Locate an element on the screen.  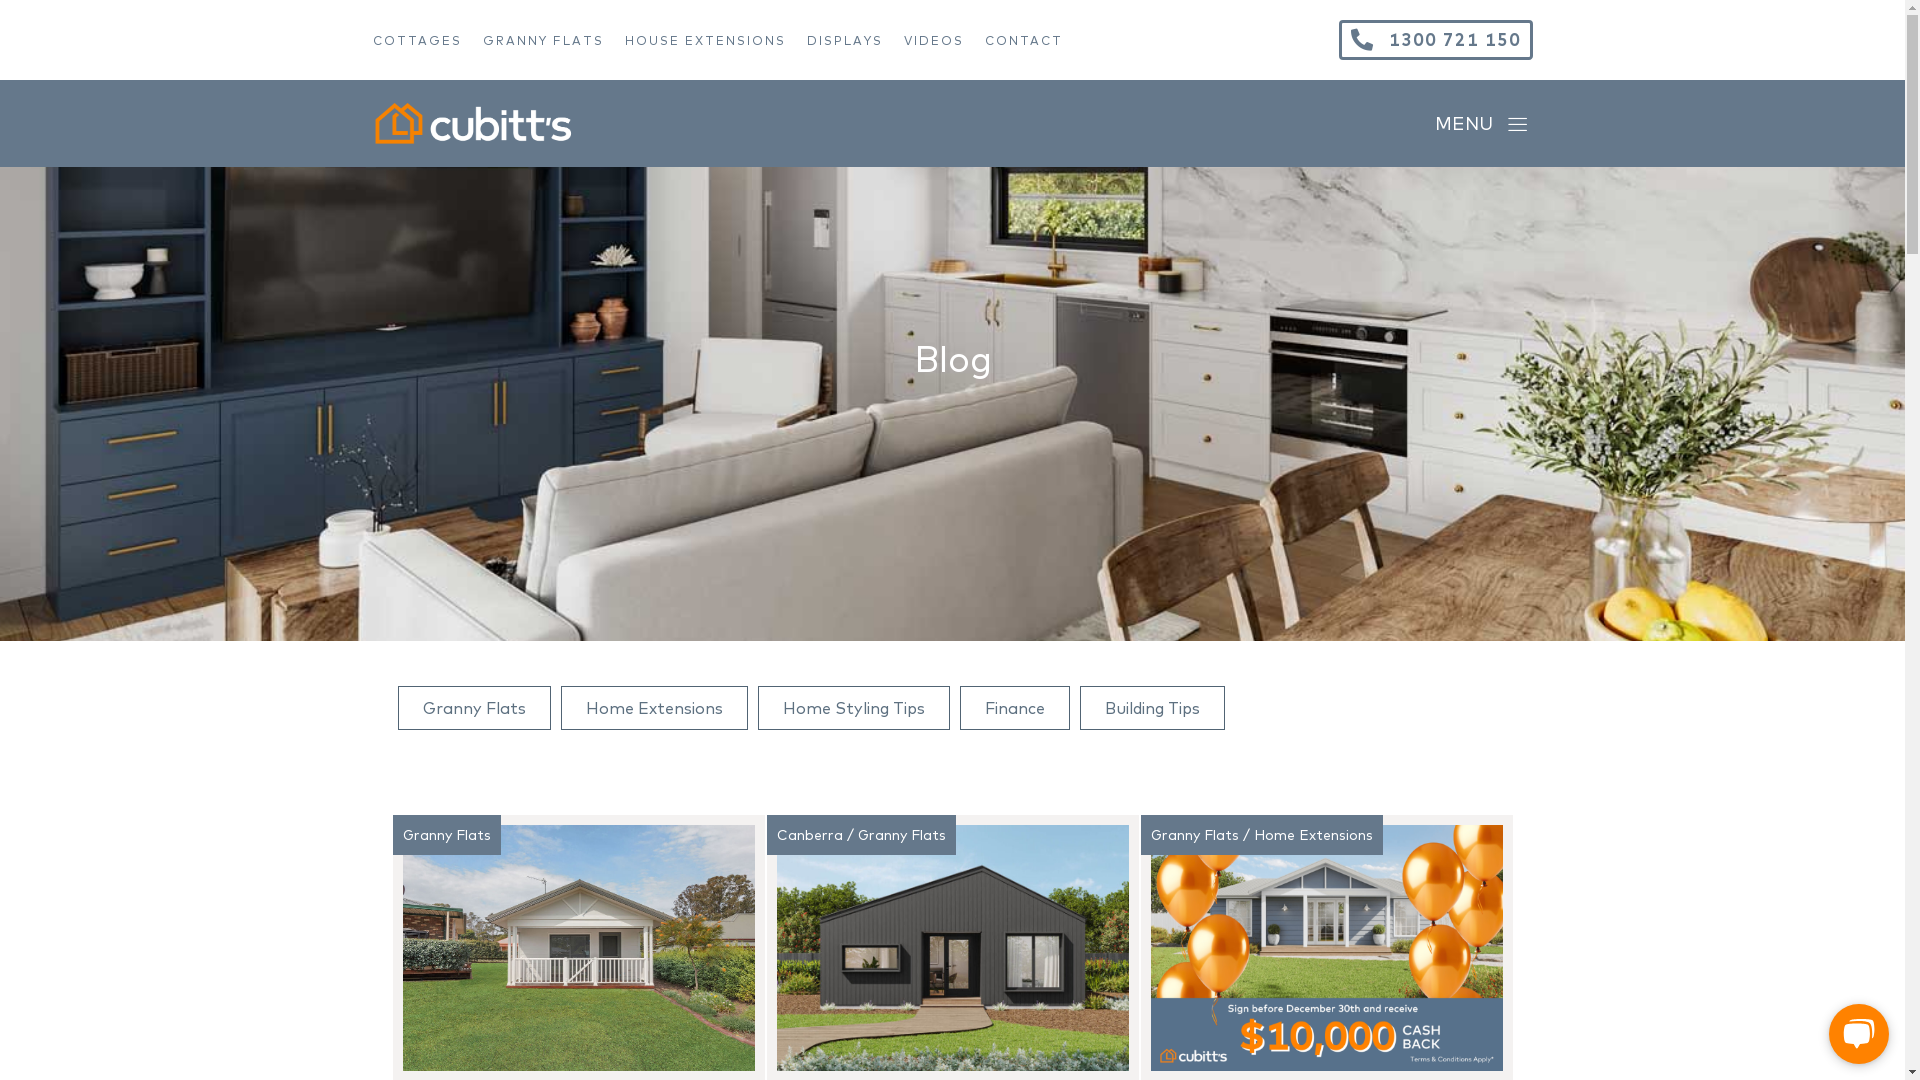
'2023 End of Year Offer' is located at coordinates (1325, 947).